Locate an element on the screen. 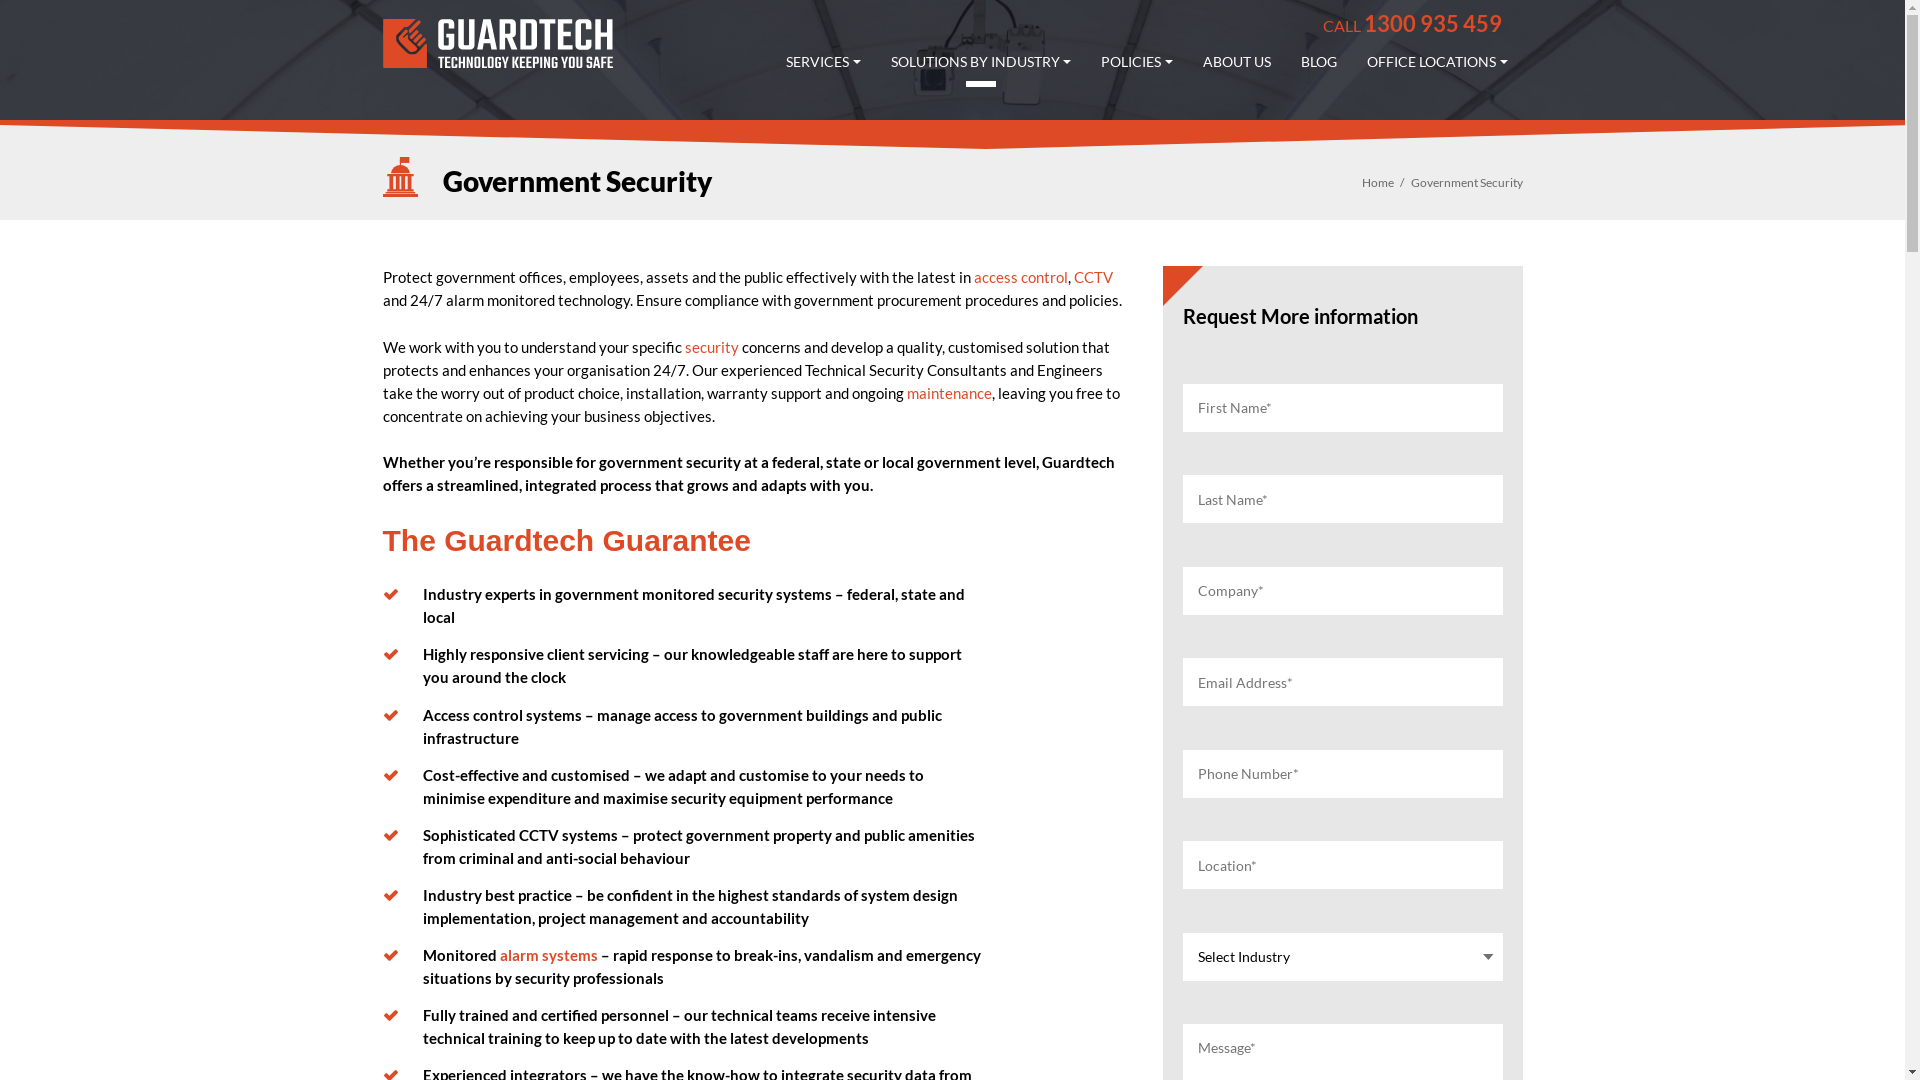 The image size is (1920, 1080). 'ABOUT US' is located at coordinates (1236, 60).